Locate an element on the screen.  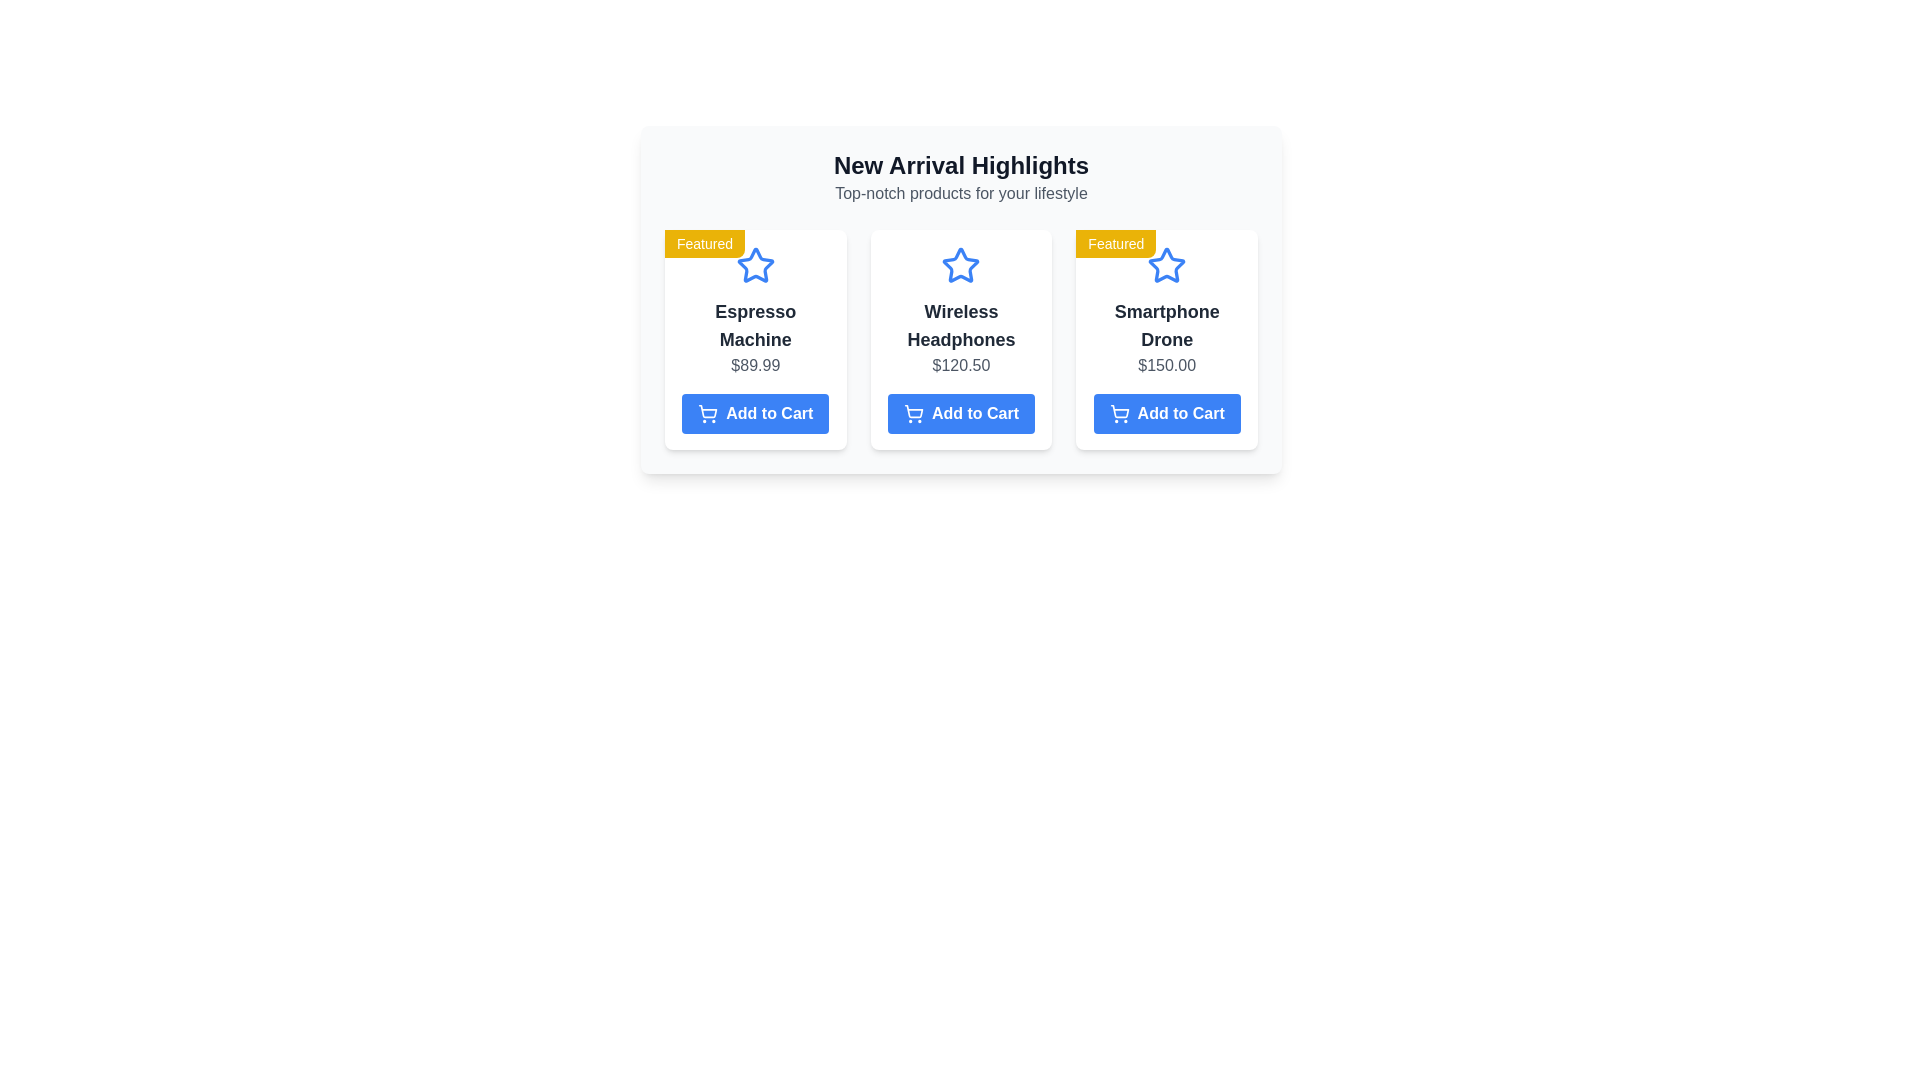
the icon that visually highlights the product card, located below the yellow 'Featured' tag and above the item's description in the first card of three visible cards is located at coordinates (754, 264).